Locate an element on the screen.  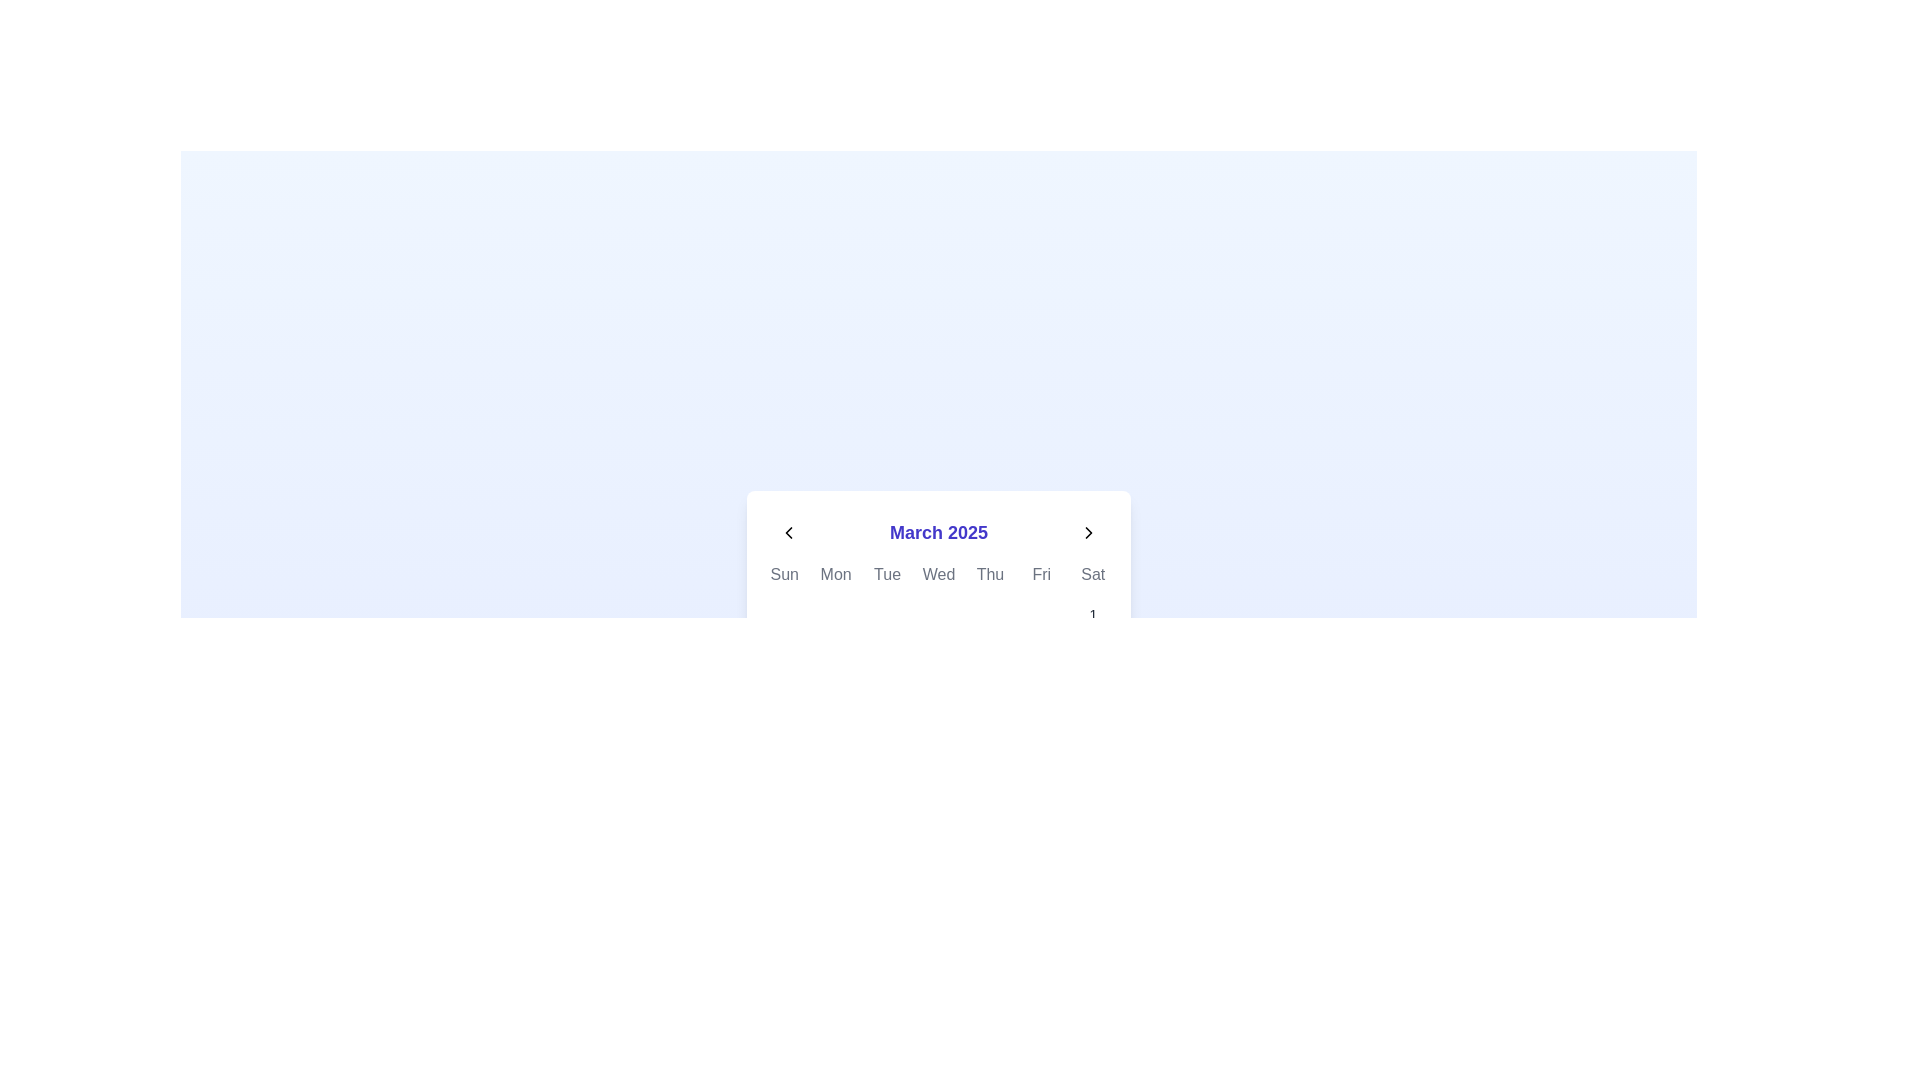
the button representing the first day of the month in the calendar view, located under the 'Sat' column header is located at coordinates (1092, 613).